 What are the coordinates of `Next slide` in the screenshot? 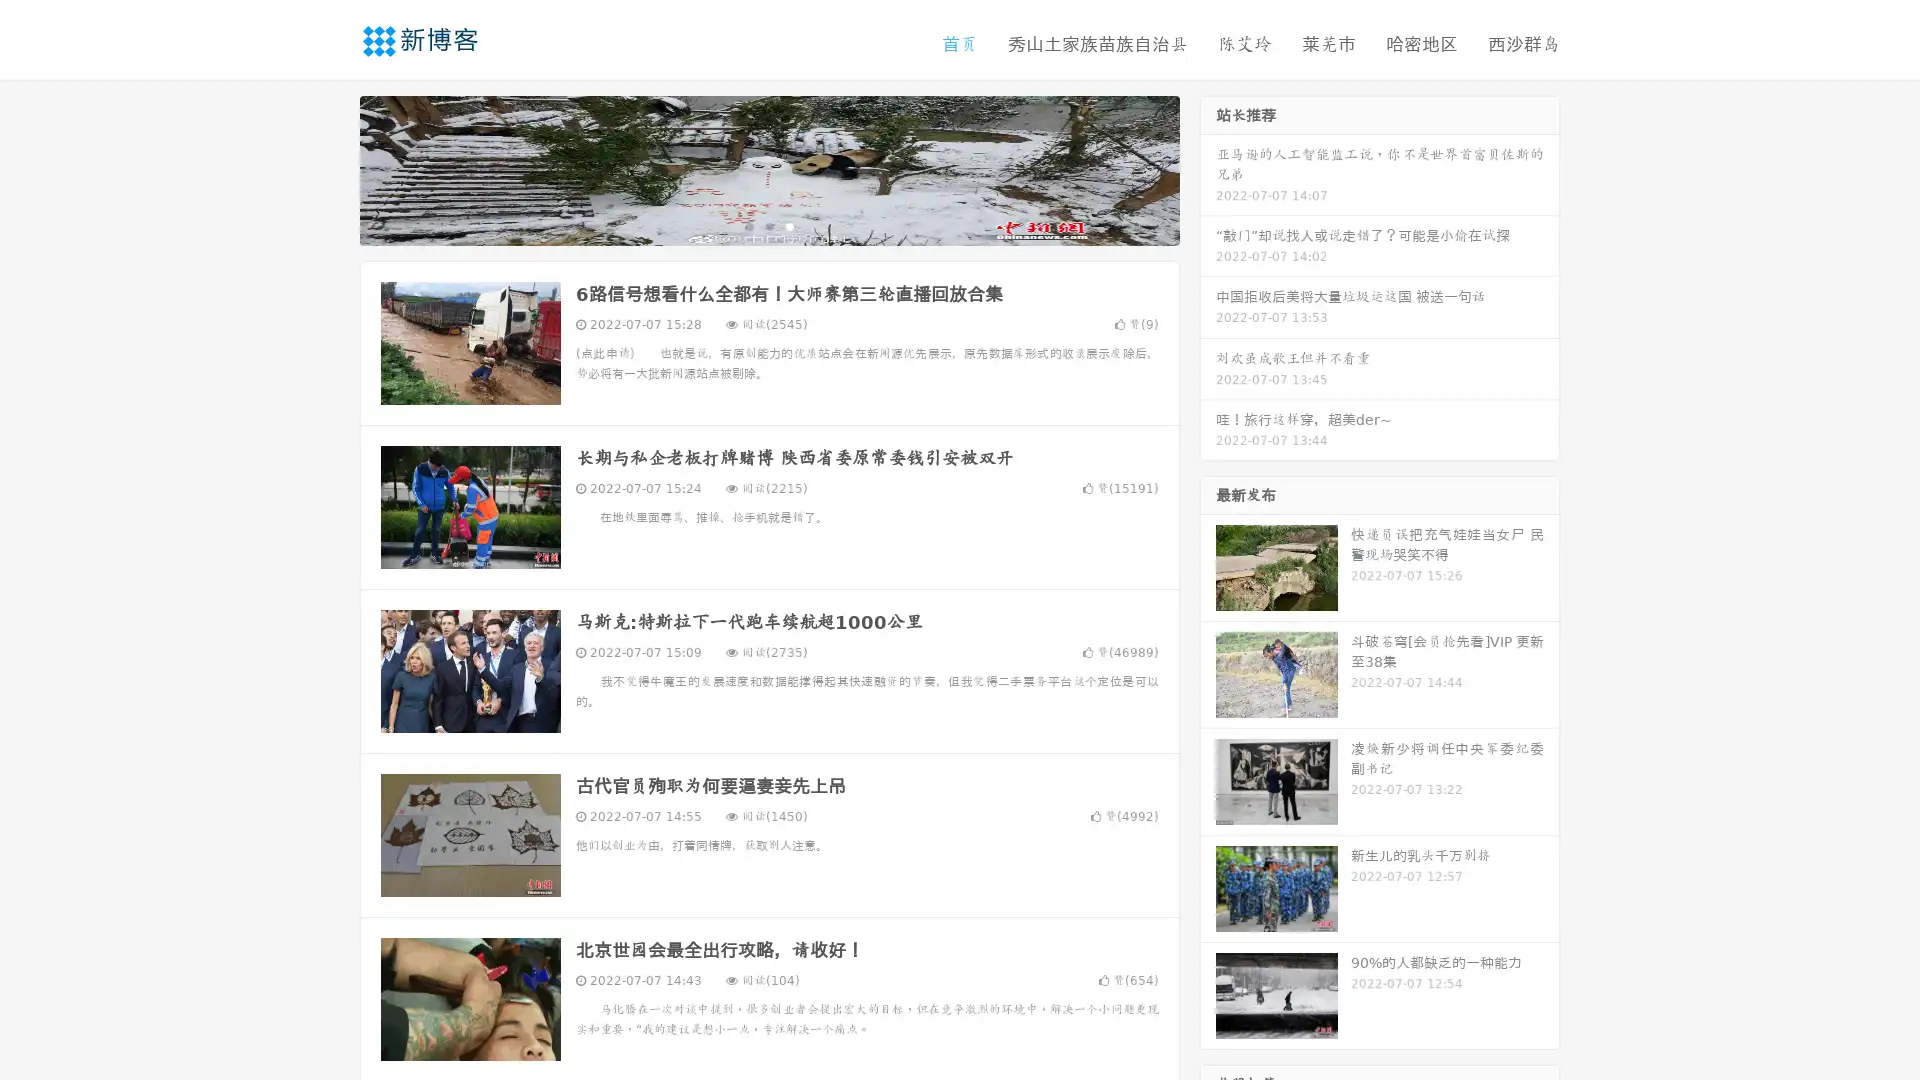 It's located at (1208, 168).